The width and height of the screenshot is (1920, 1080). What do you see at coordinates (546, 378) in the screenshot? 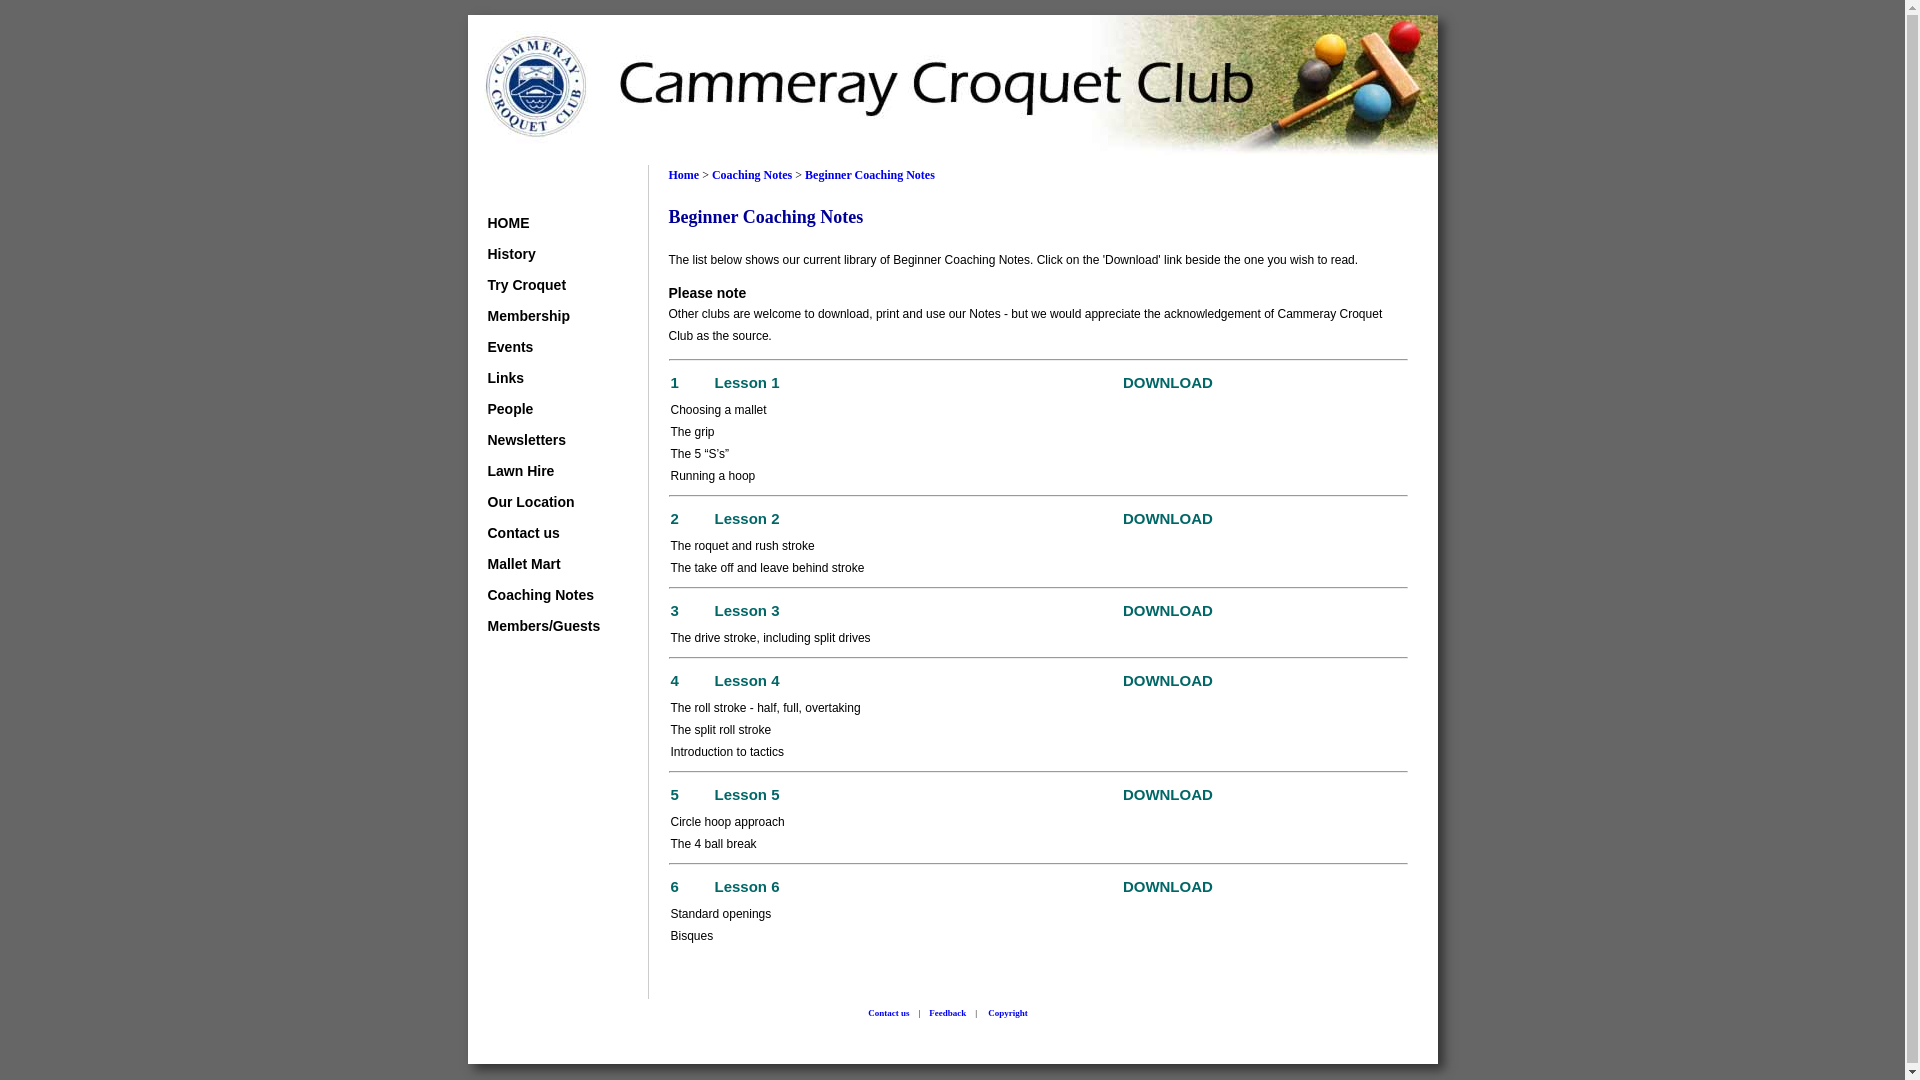
I see `'Links'` at bounding box center [546, 378].